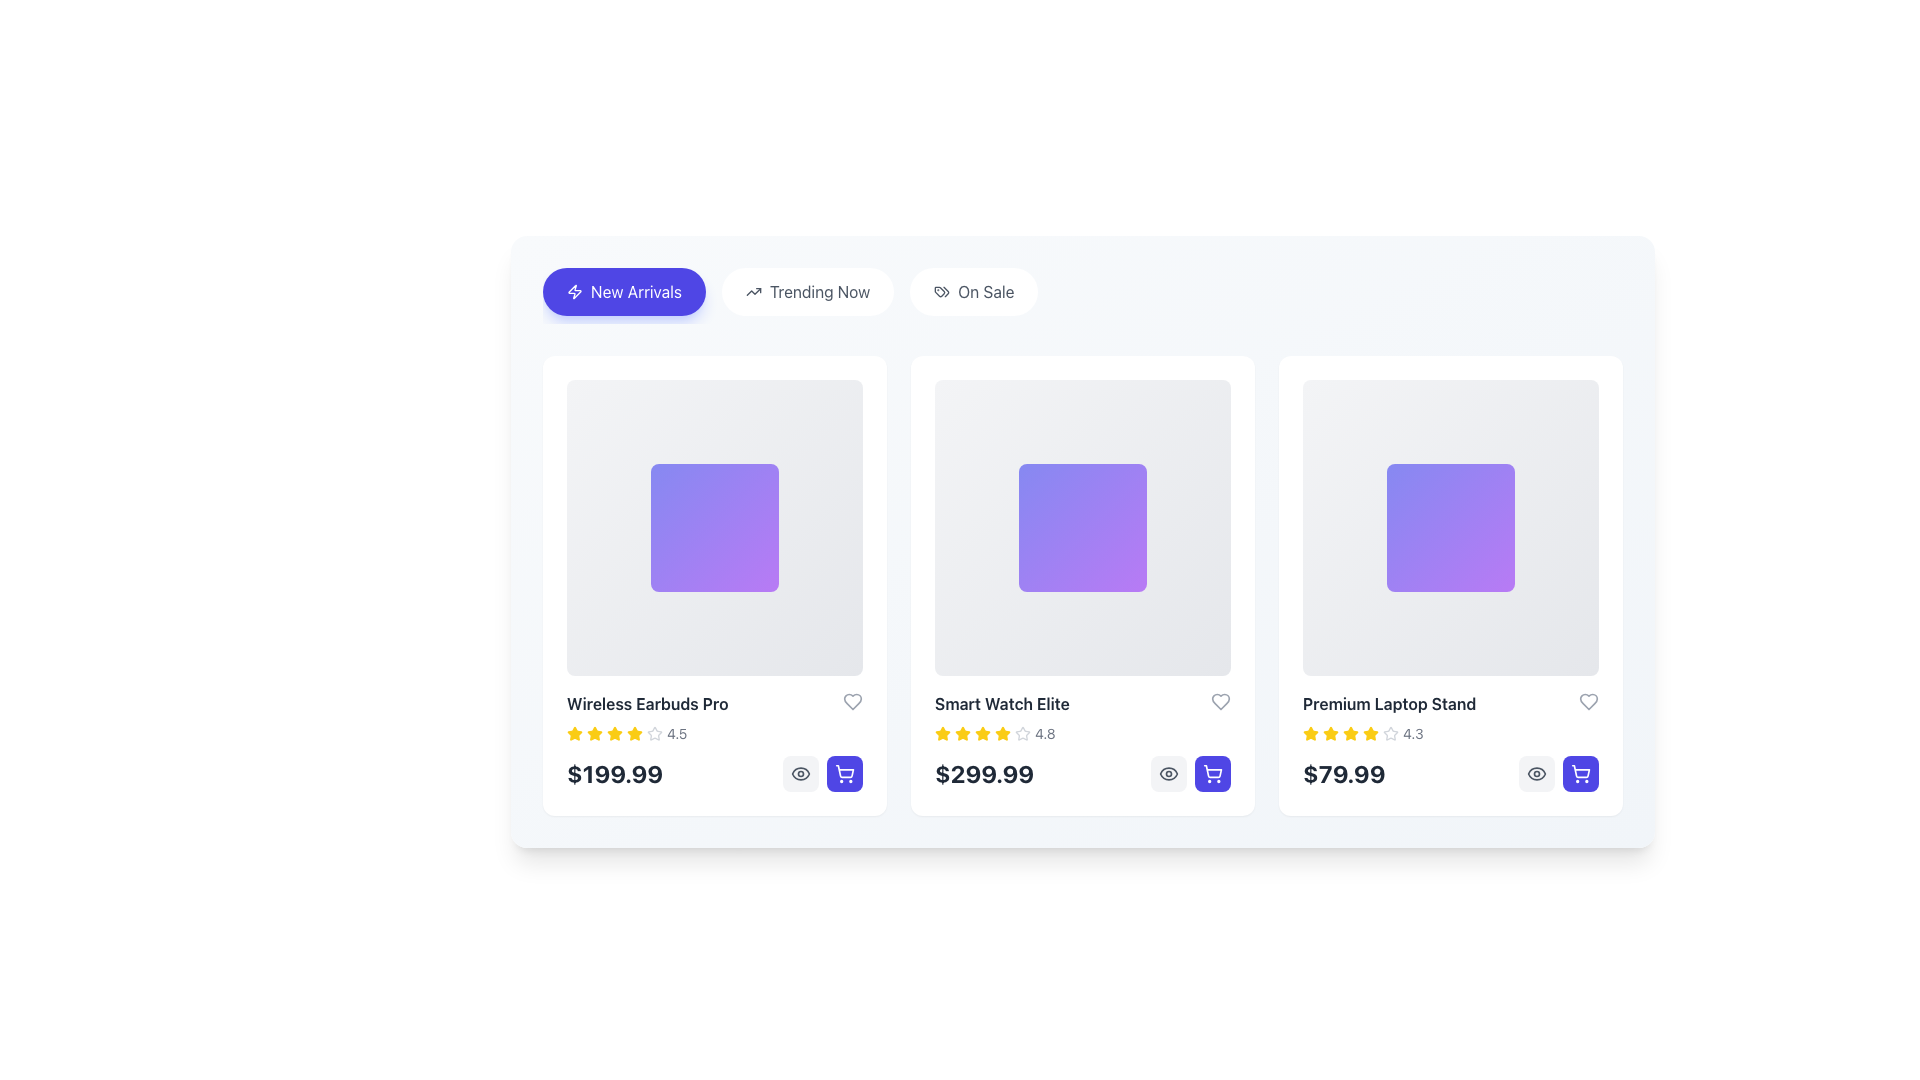 The image size is (1920, 1080). What do you see at coordinates (574, 292) in the screenshot?
I see `the icon inside the 'New Arrivals' button, which is positioned to the left of the text label, enhancing the button's purpose` at bounding box center [574, 292].